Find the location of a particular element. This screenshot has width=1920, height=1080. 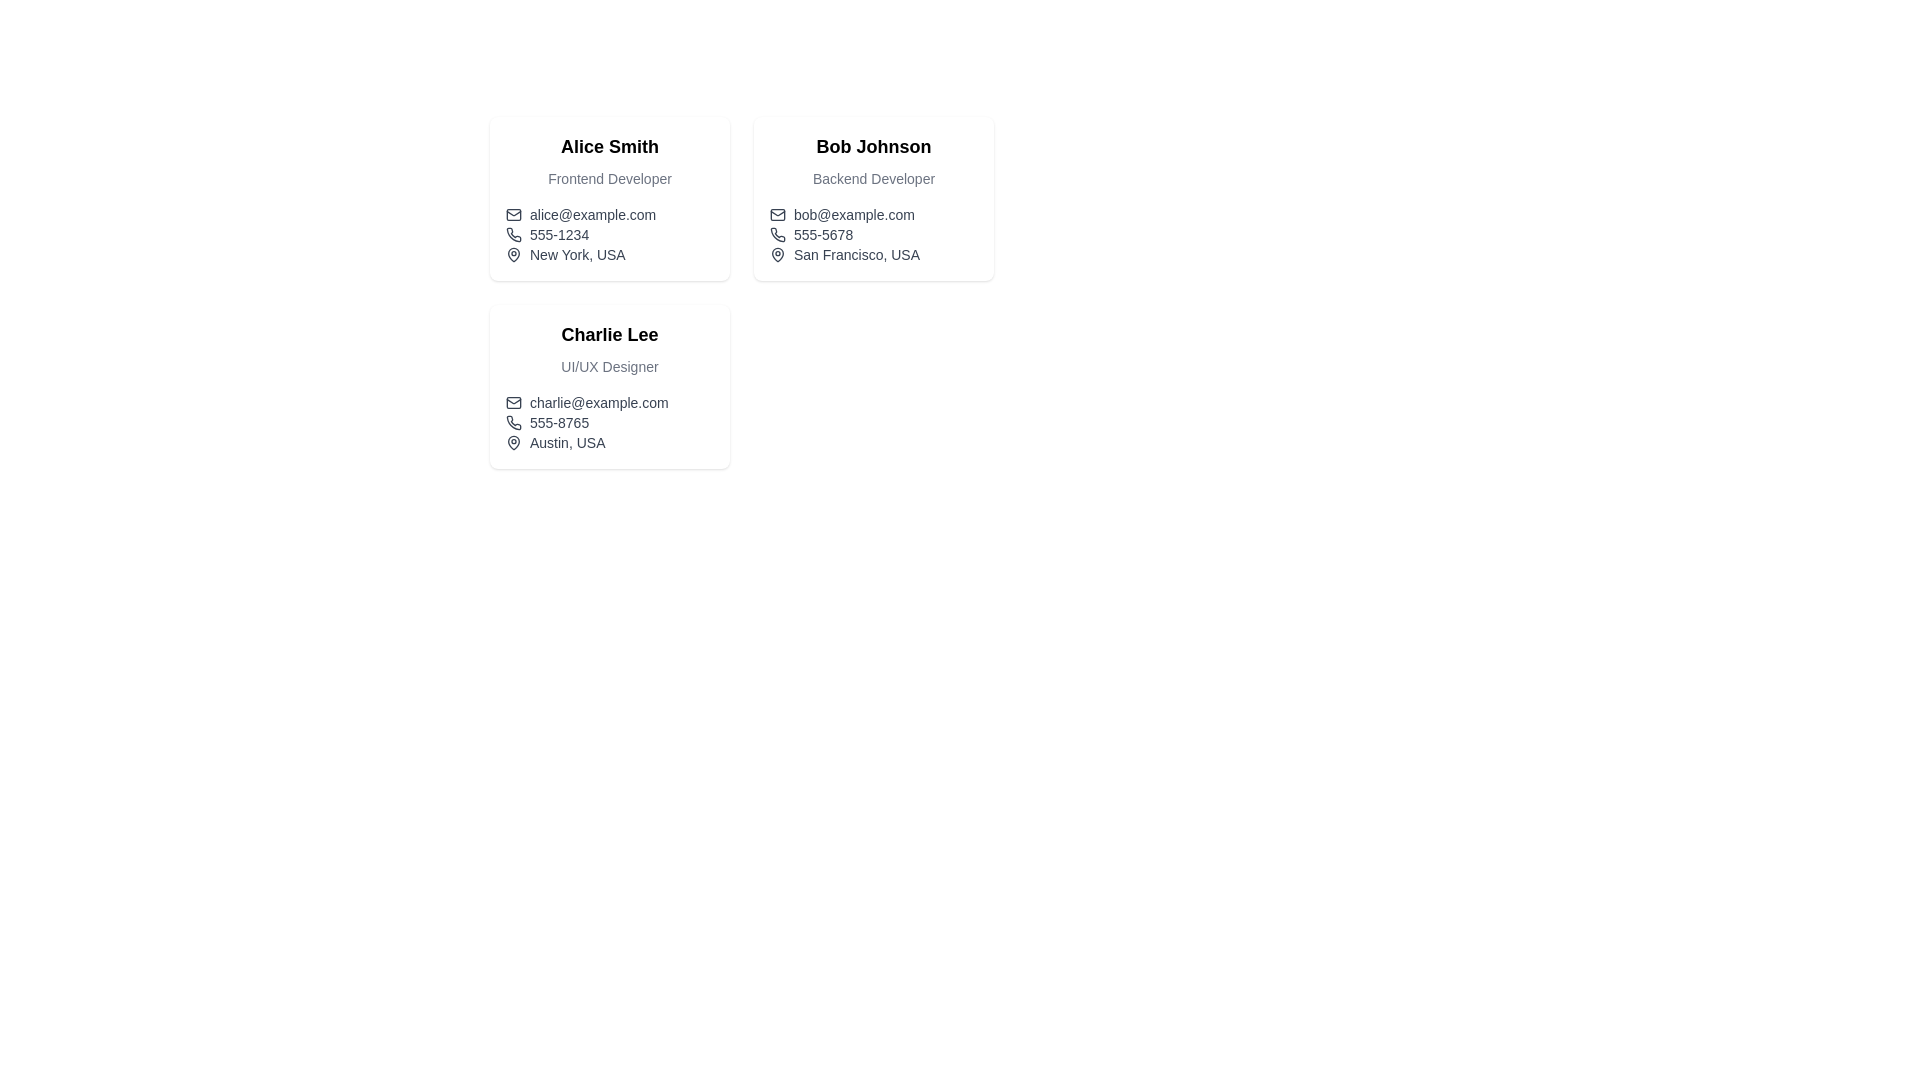

the text displaying the contact phone number (555-5678) of Bob Johnson, located in the 'Bob Johnson' card, specifically in the second line to the right of the phone icon is located at coordinates (823, 234).